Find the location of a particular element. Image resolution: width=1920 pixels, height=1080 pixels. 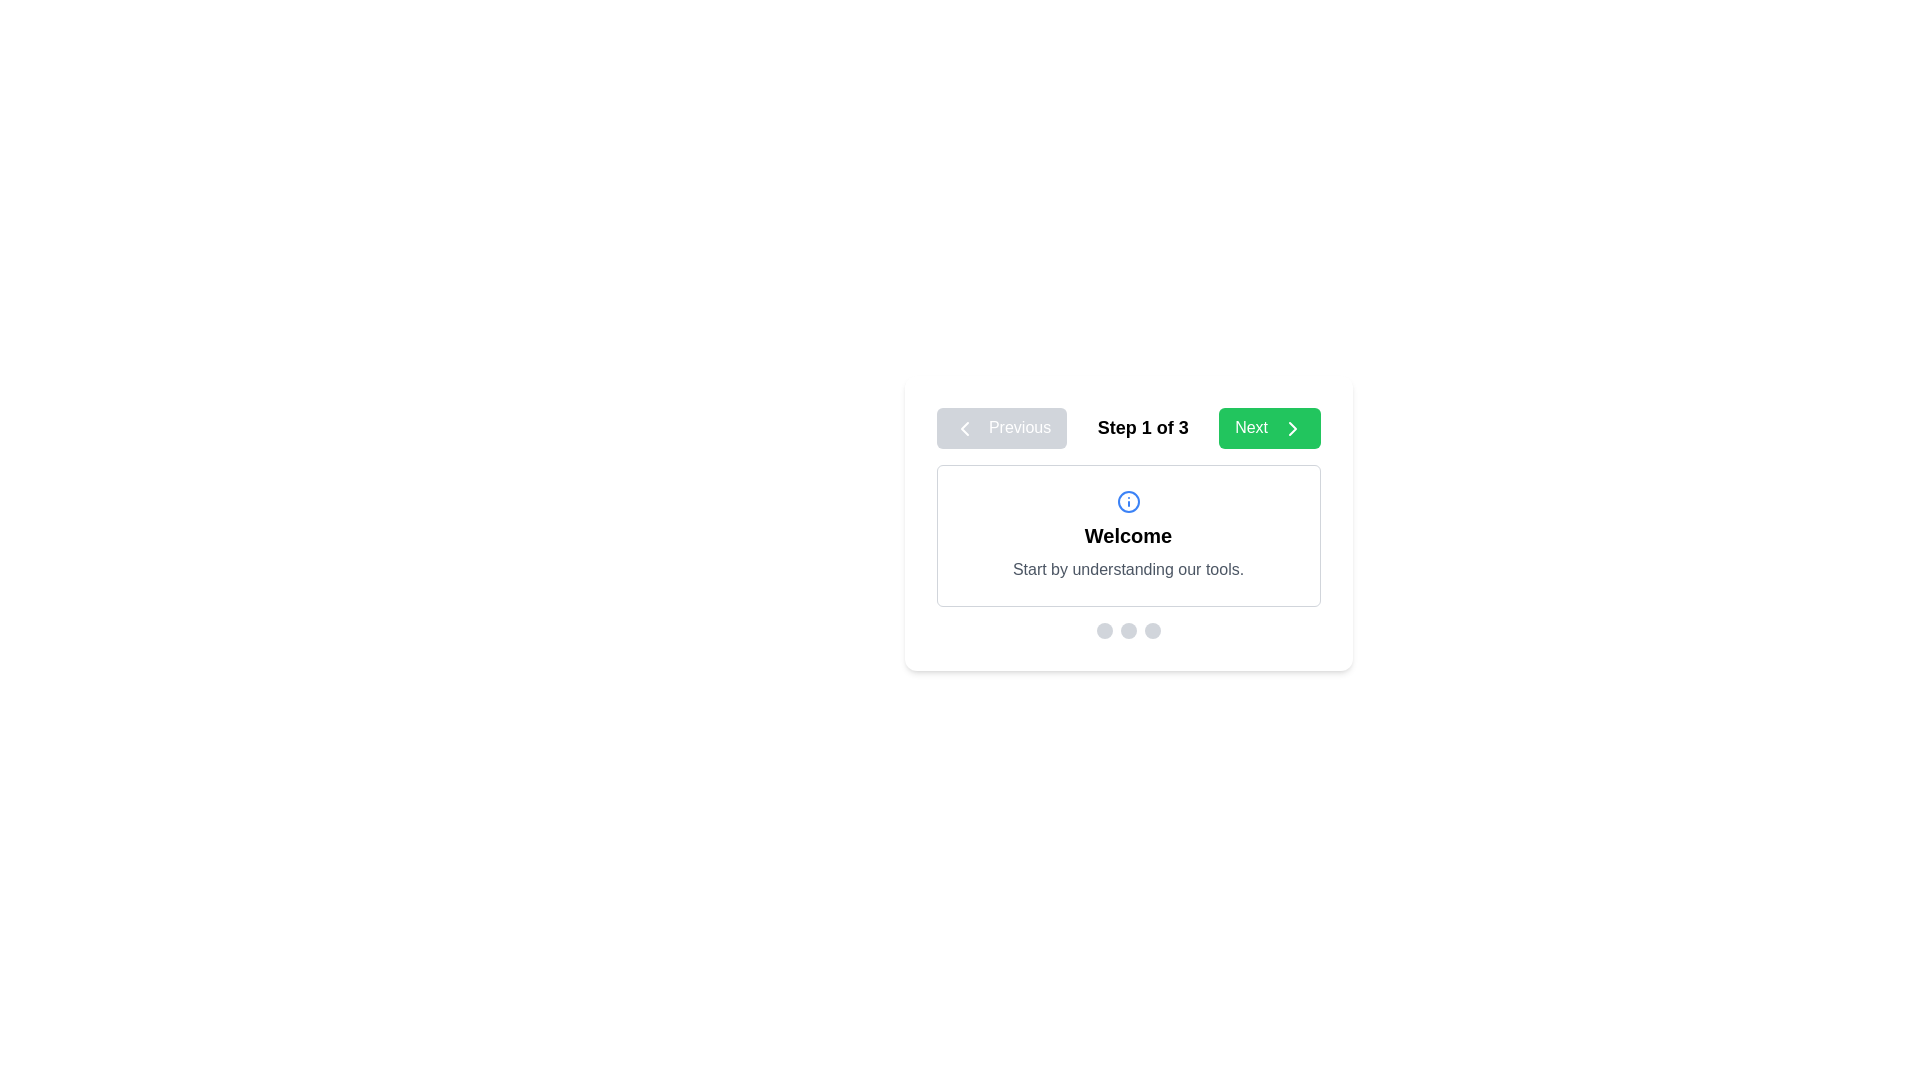

the Text label that indicates the current step within a multi-step process, located centrally in the navigation bar at the top of the section is located at coordinates (1128, 427).